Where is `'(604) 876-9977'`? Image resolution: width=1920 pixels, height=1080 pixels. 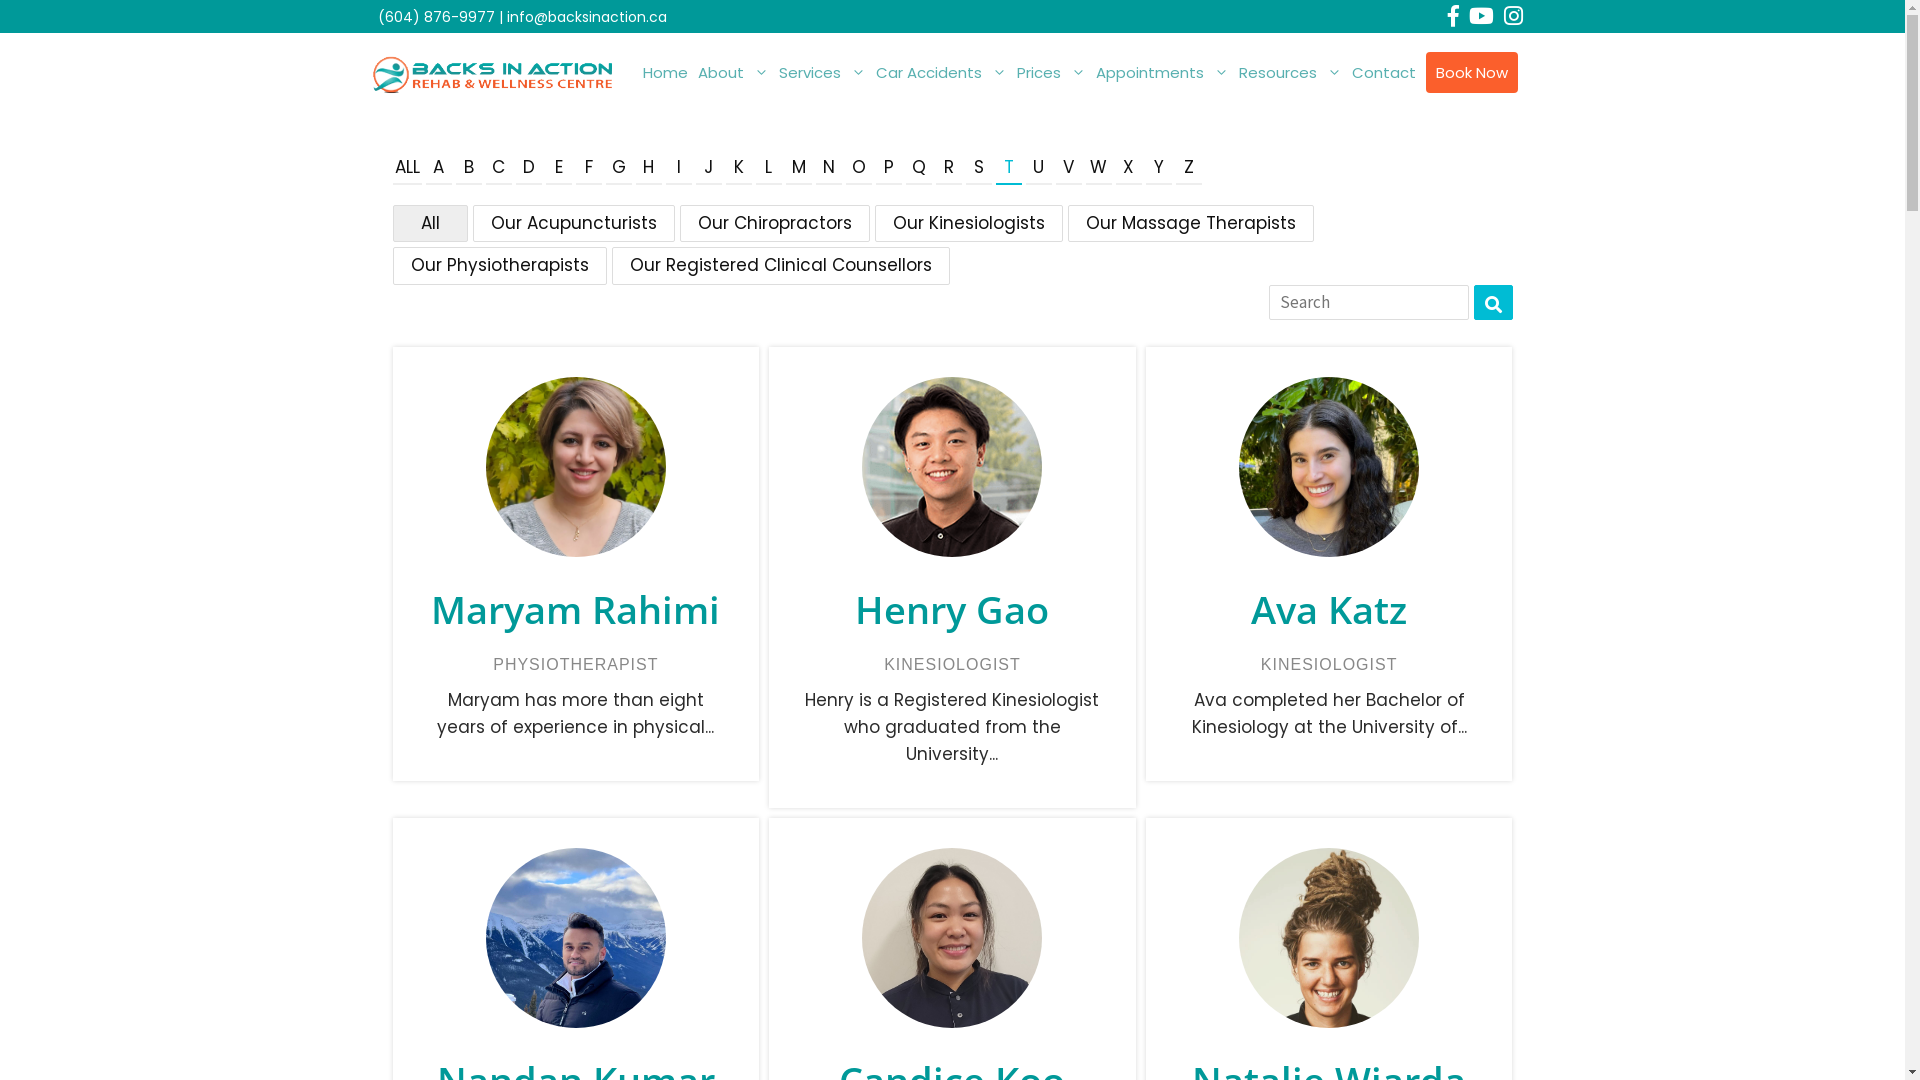 '(604) 876-9977' is located at coordinates (435, 16).